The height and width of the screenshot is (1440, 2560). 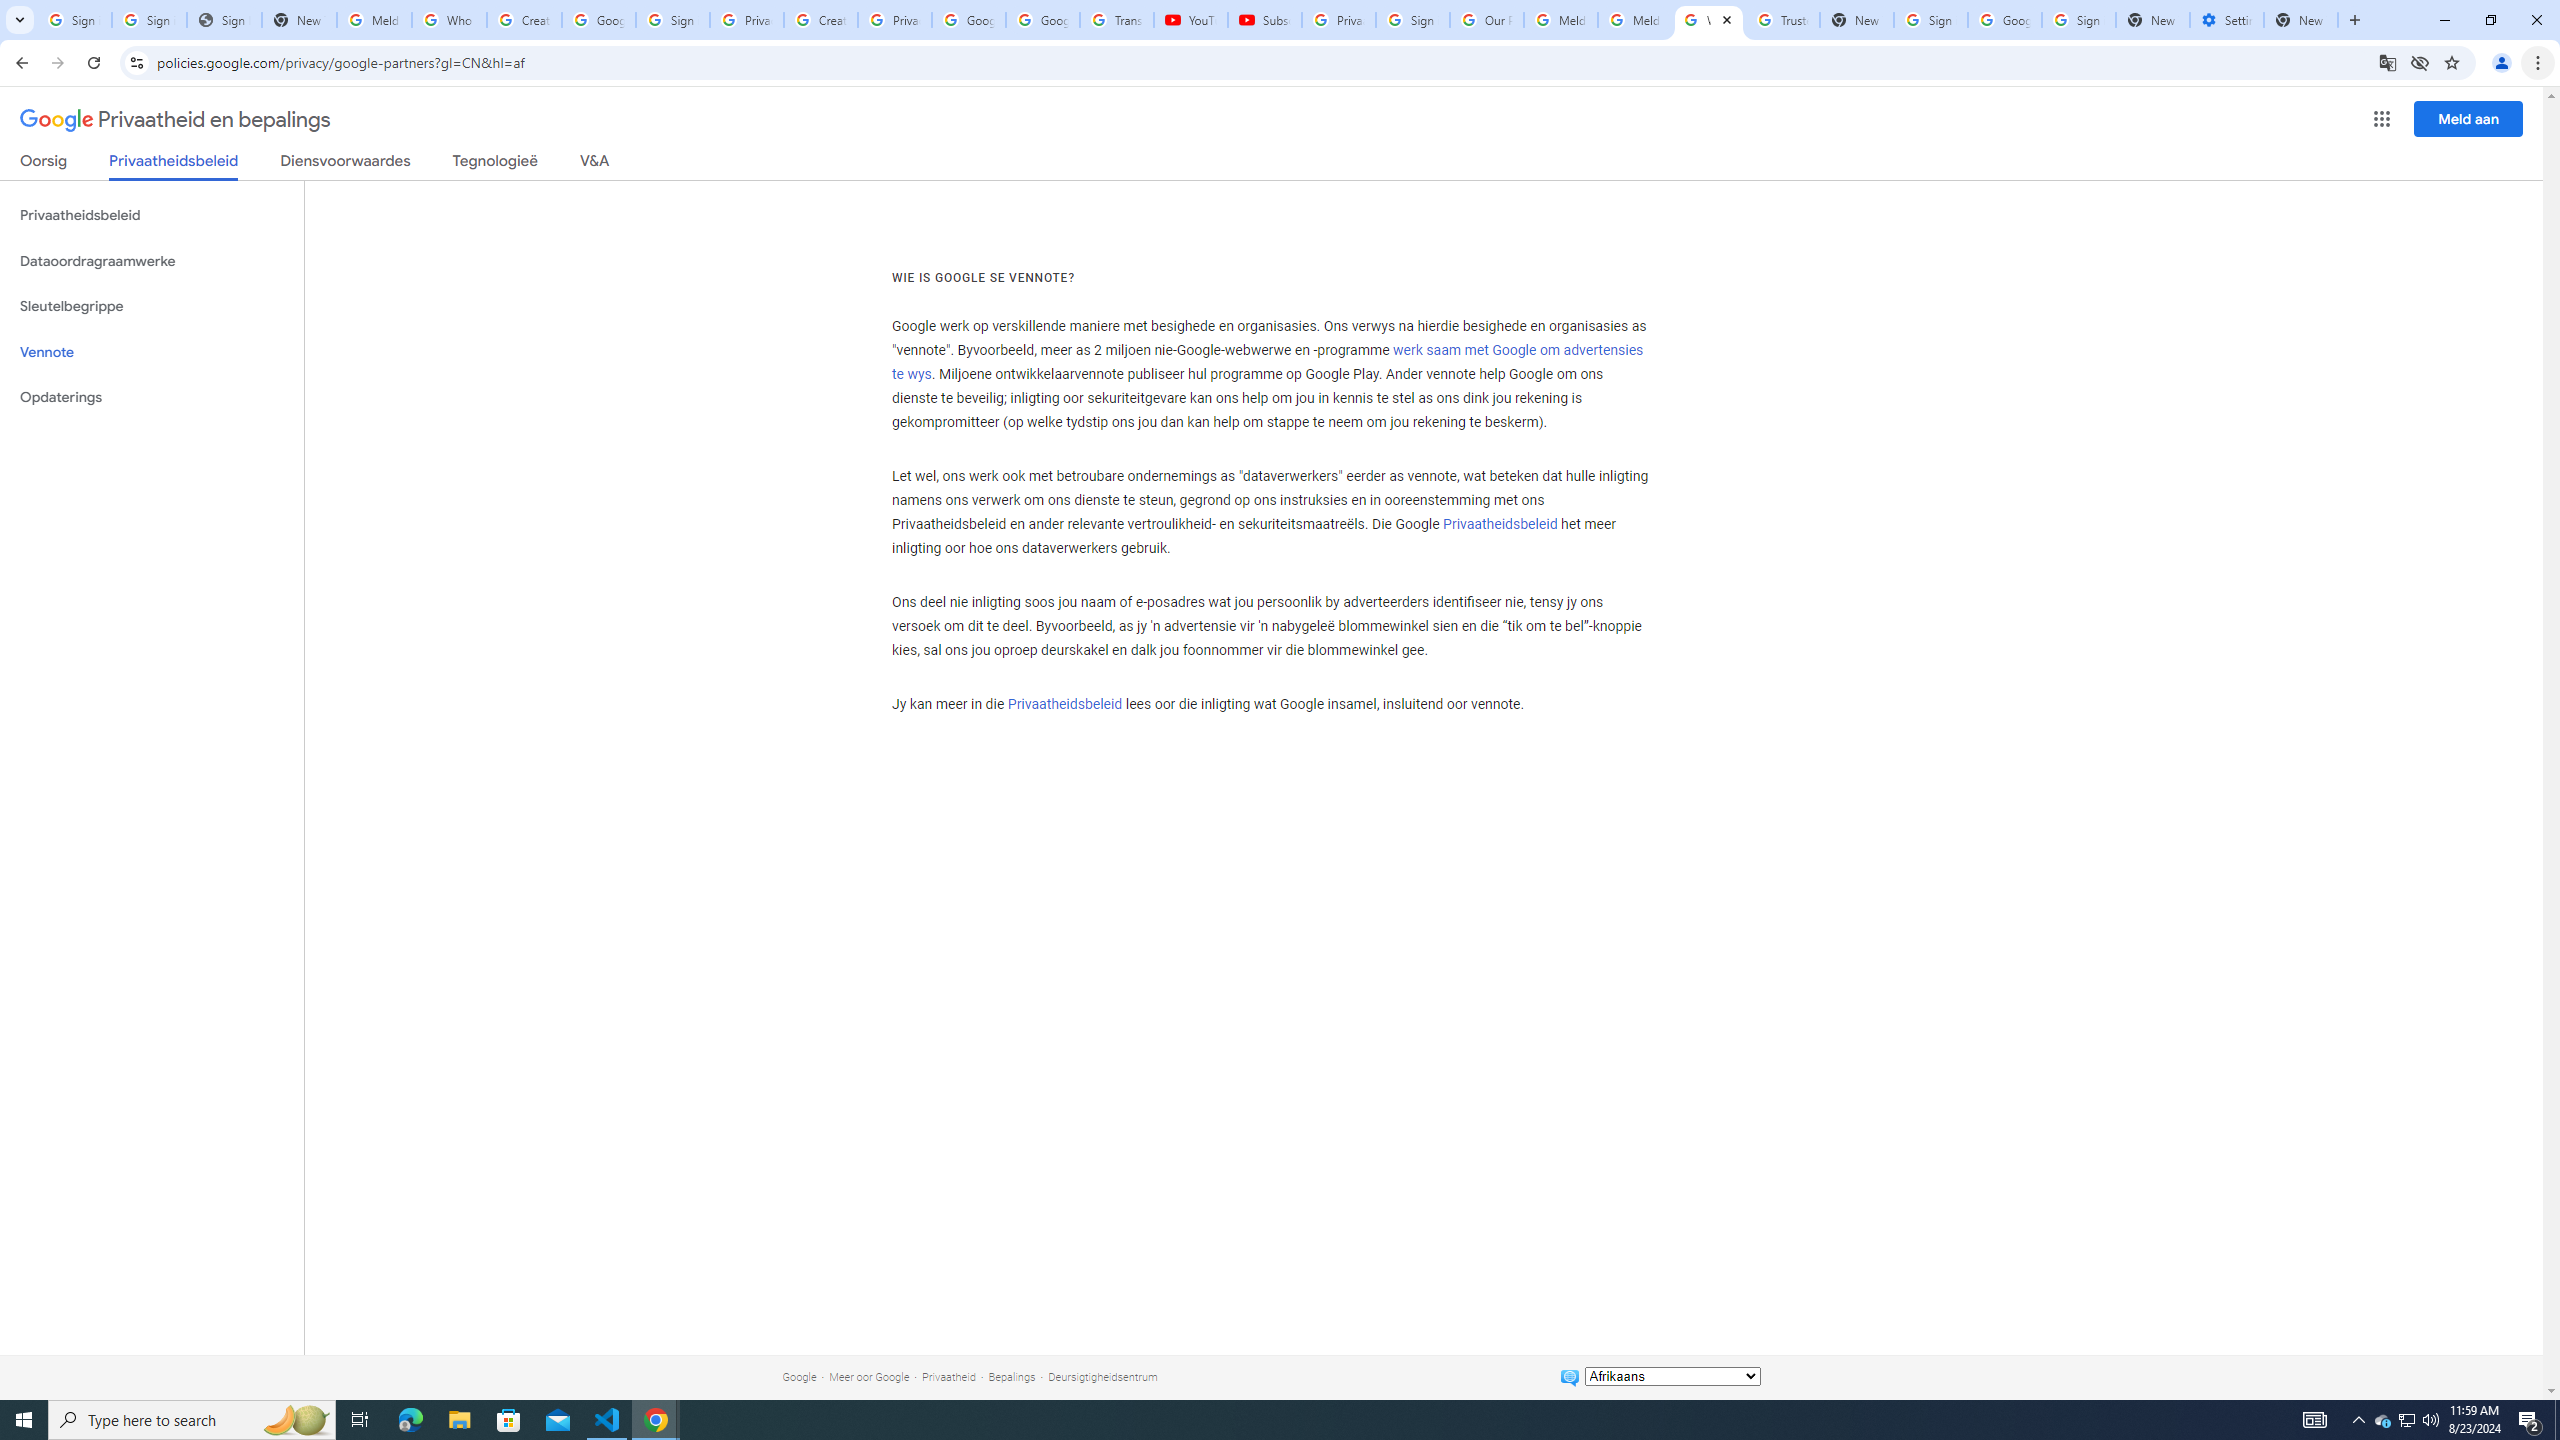 What do you see at coordinates (2469, 118) in the screenshot?
I see `'Meld aan'` at bounding box center [2469, 118].